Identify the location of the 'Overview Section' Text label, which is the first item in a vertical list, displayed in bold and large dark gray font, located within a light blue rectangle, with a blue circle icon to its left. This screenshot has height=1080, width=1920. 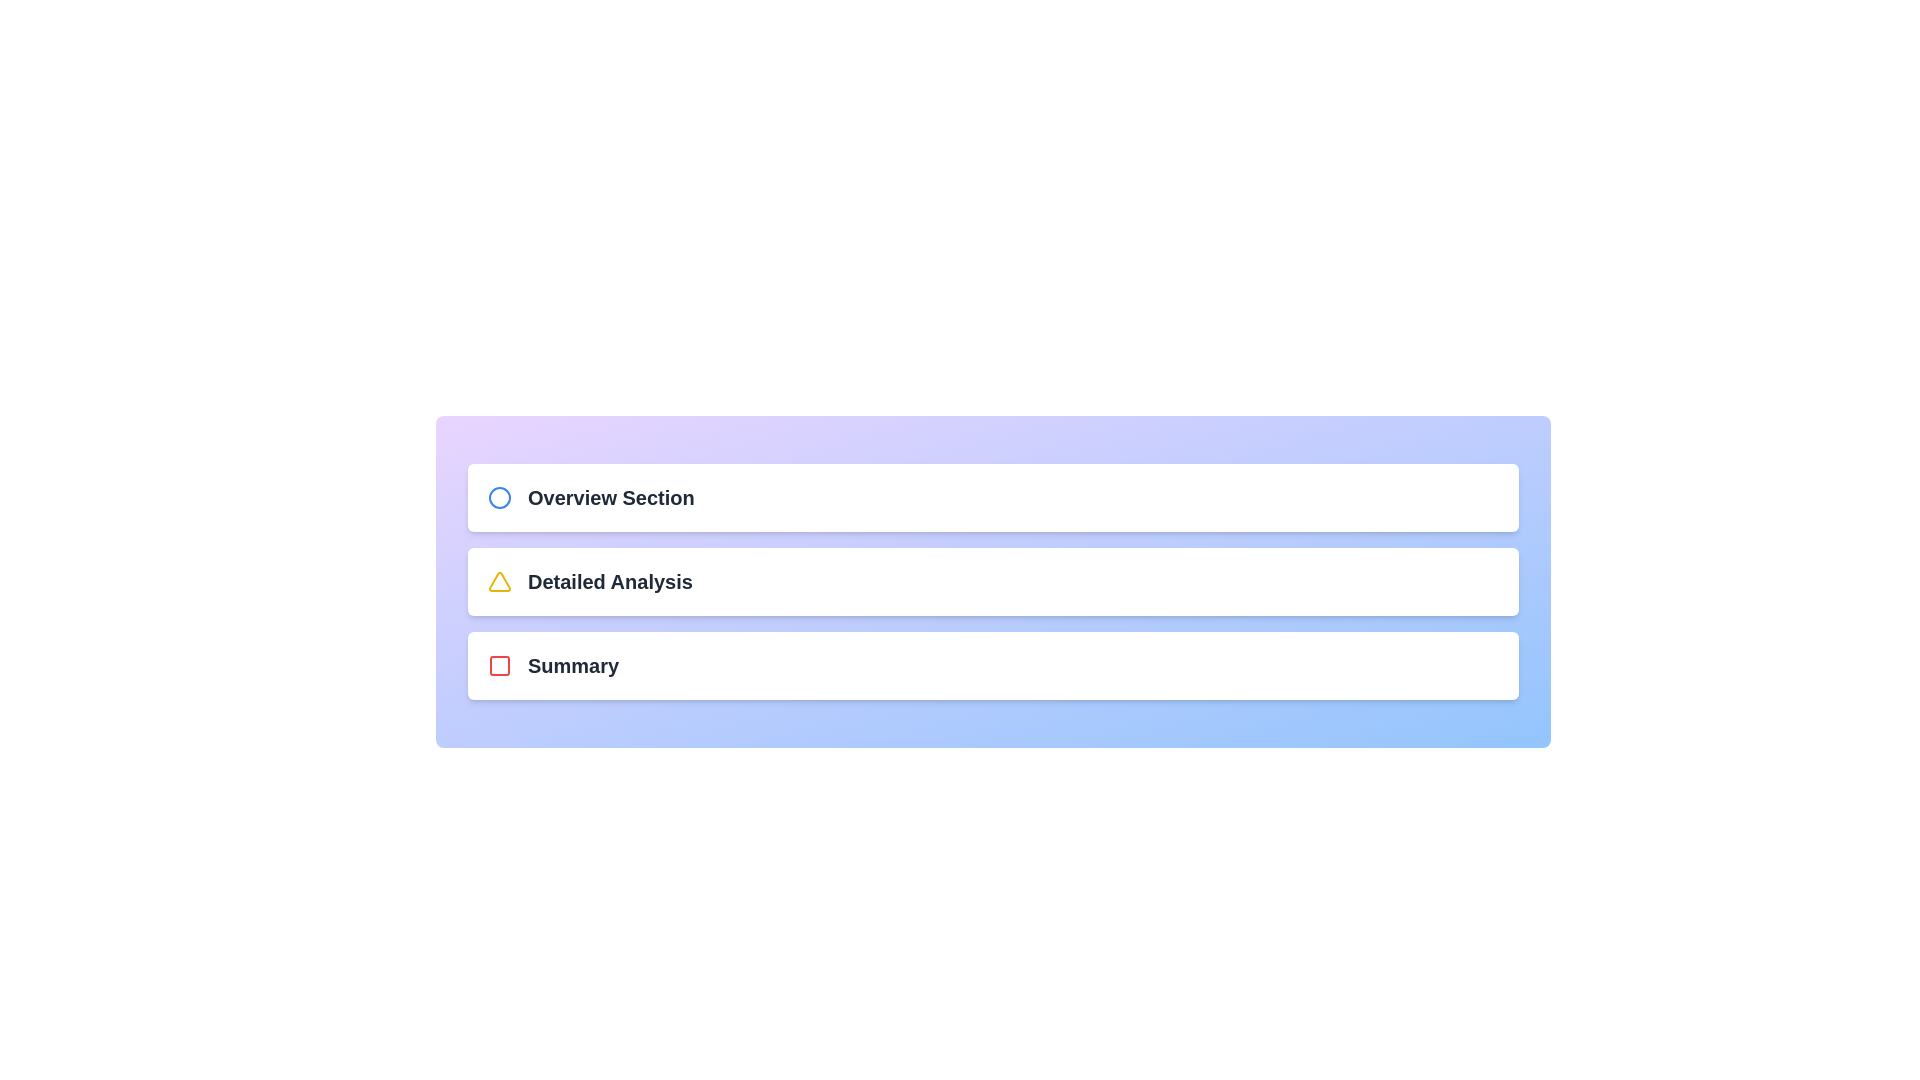
(610, 496).